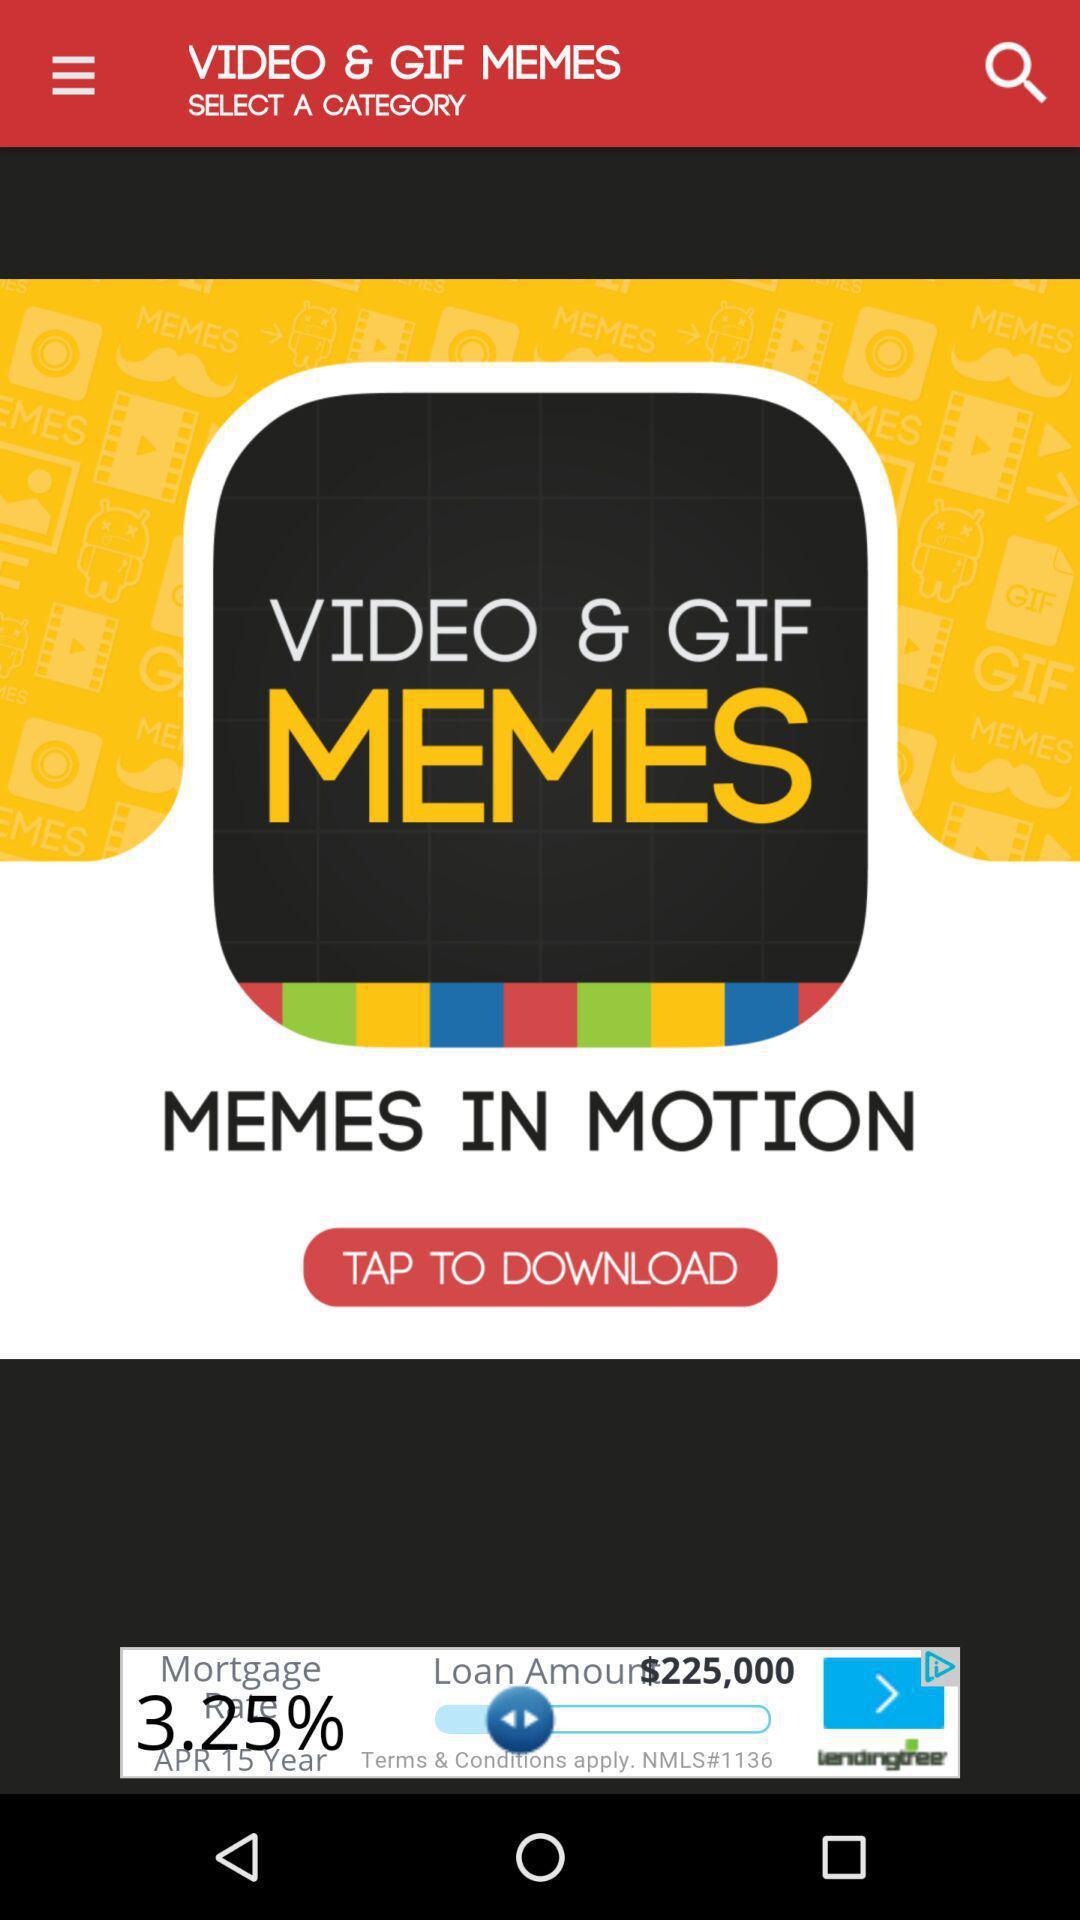  What do you see at coordinates (540, 1711) in the screenshot?
I see `advertising partner` at bounding box center [540, 1711].